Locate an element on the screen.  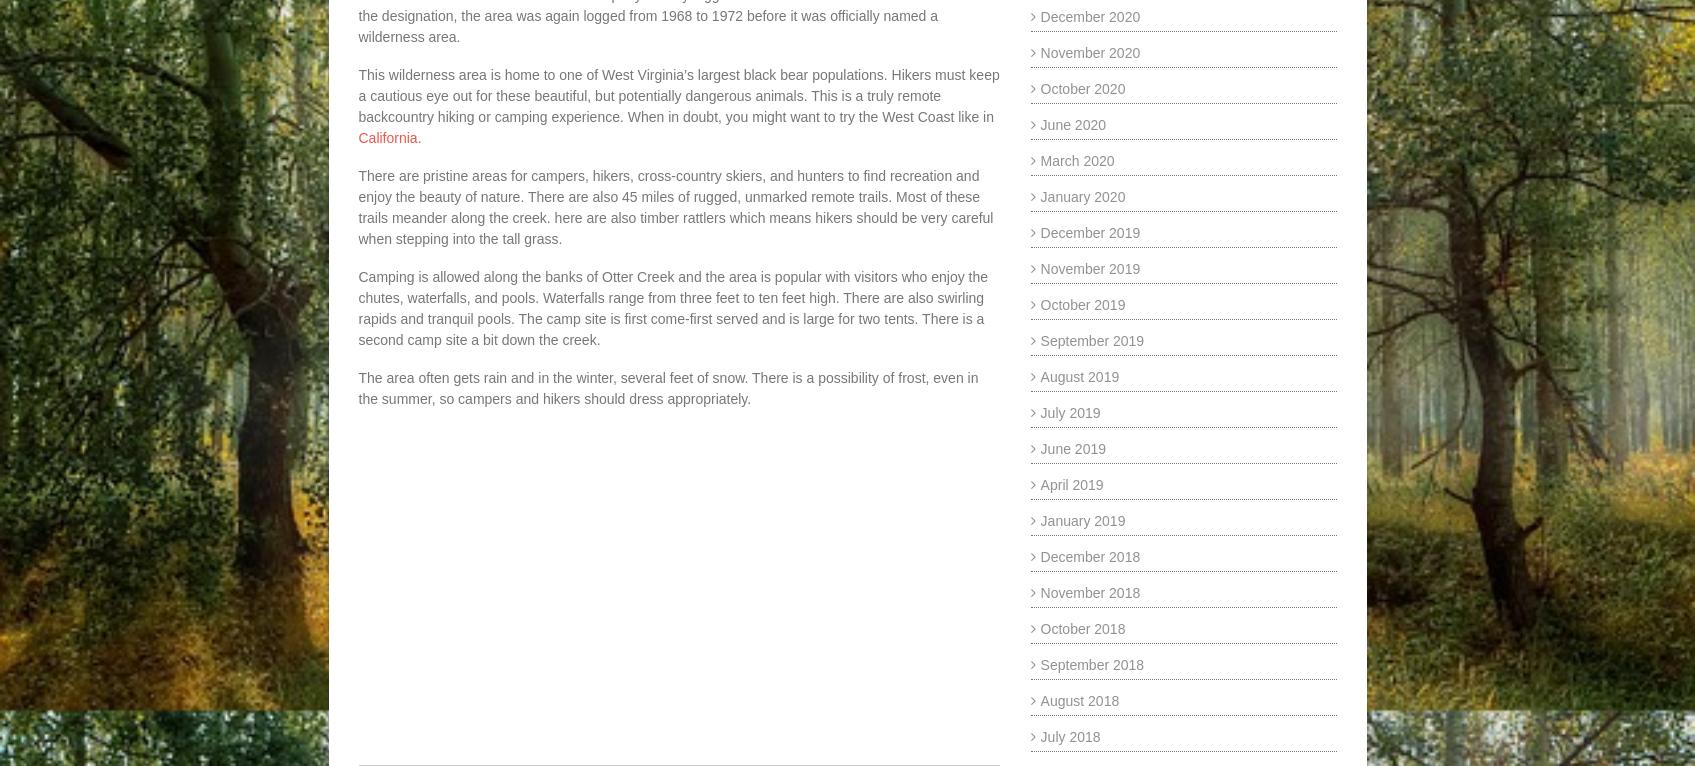
'November 2020' is located at coordinates (1090, 53).